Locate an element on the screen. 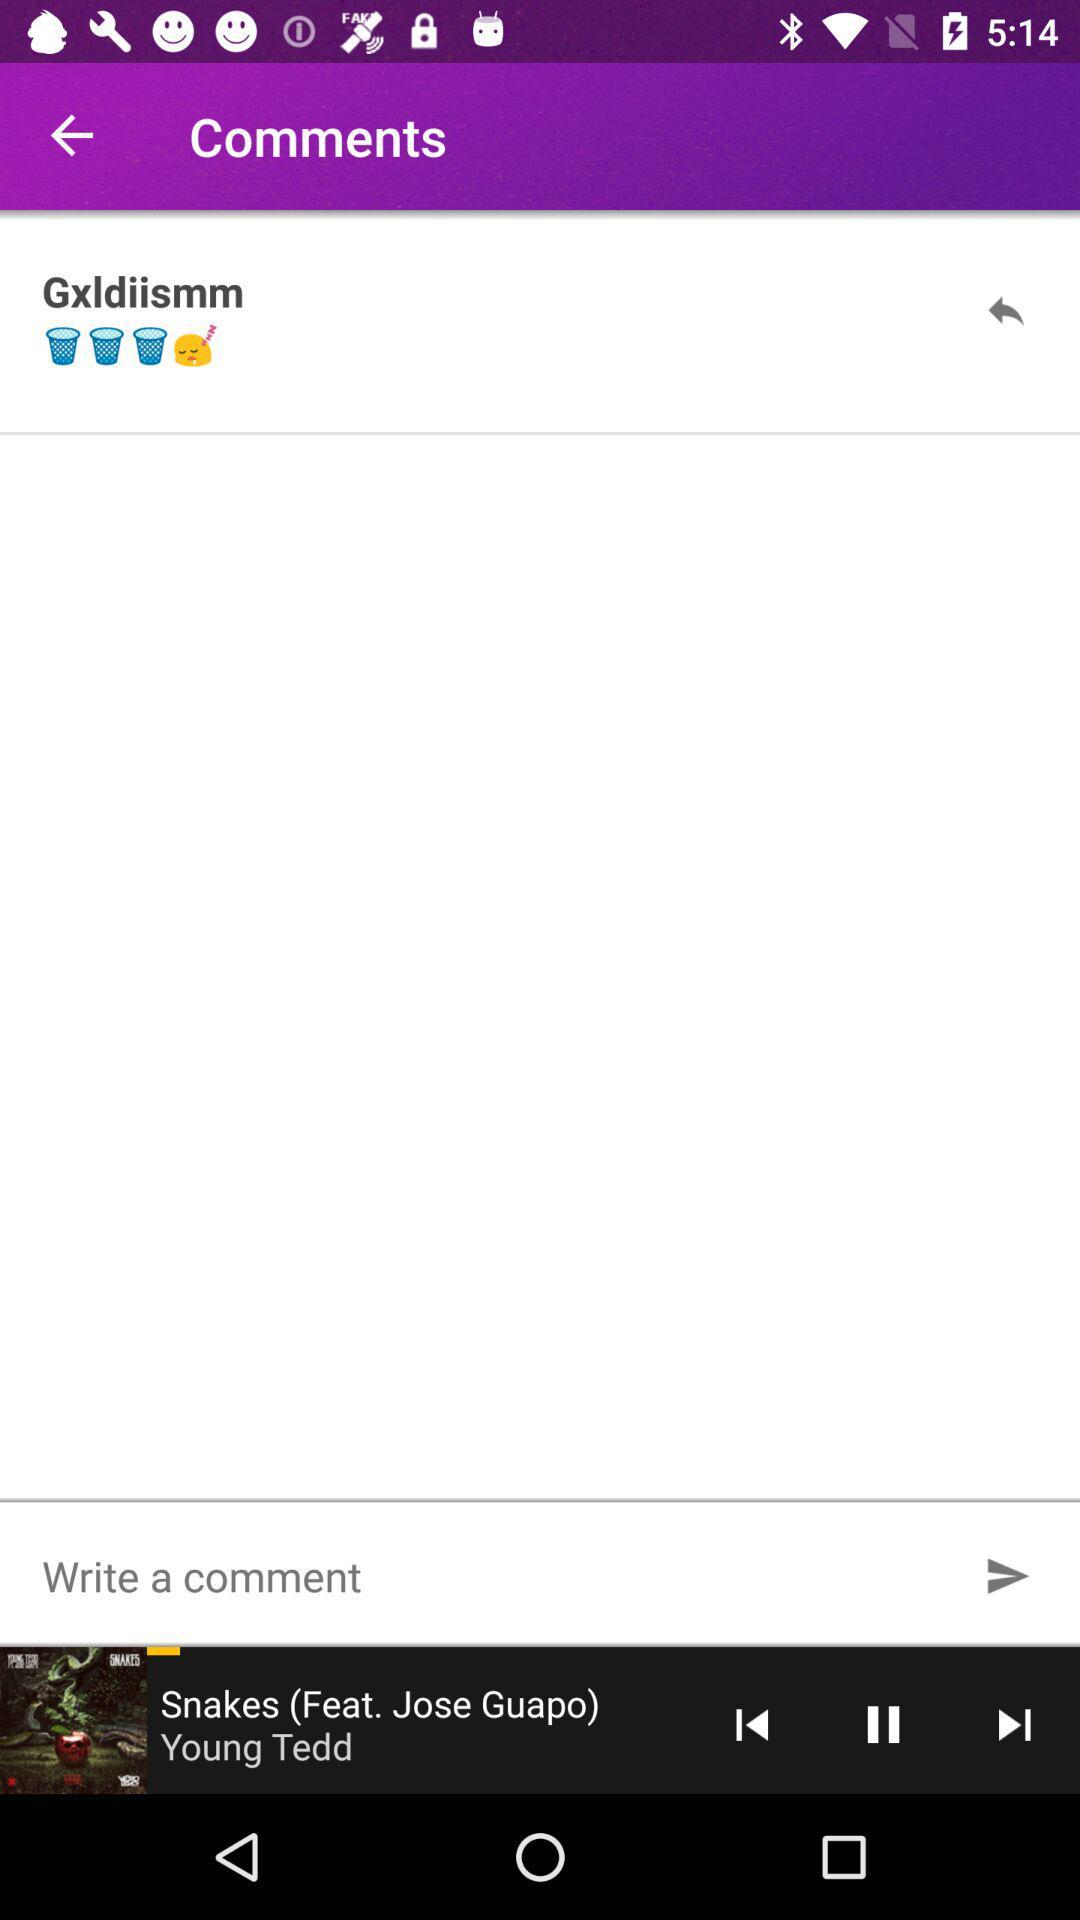 The image size is (1080, 1920). the item at the top right corner is located at coordinates (1006, 309).